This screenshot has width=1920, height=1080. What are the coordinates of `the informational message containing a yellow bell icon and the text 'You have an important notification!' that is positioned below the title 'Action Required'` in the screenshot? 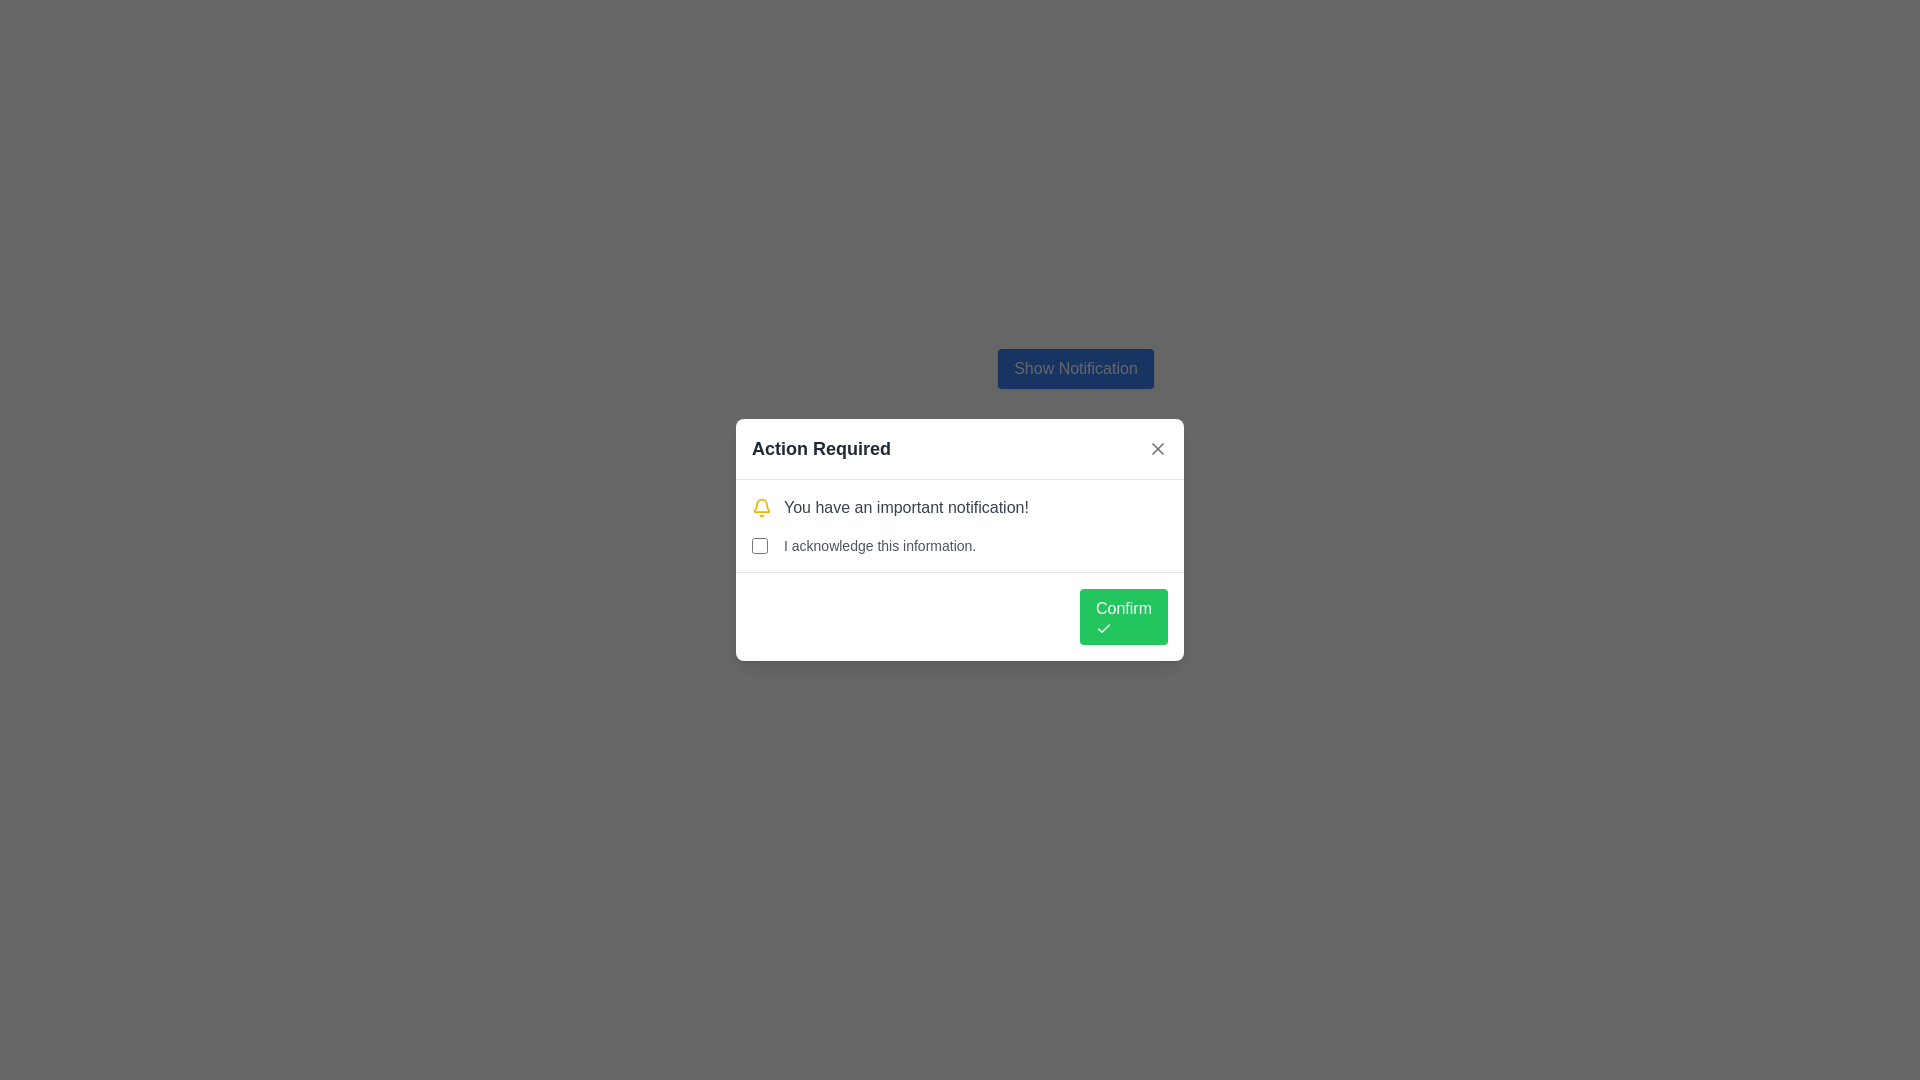 It's located at (960, 507).